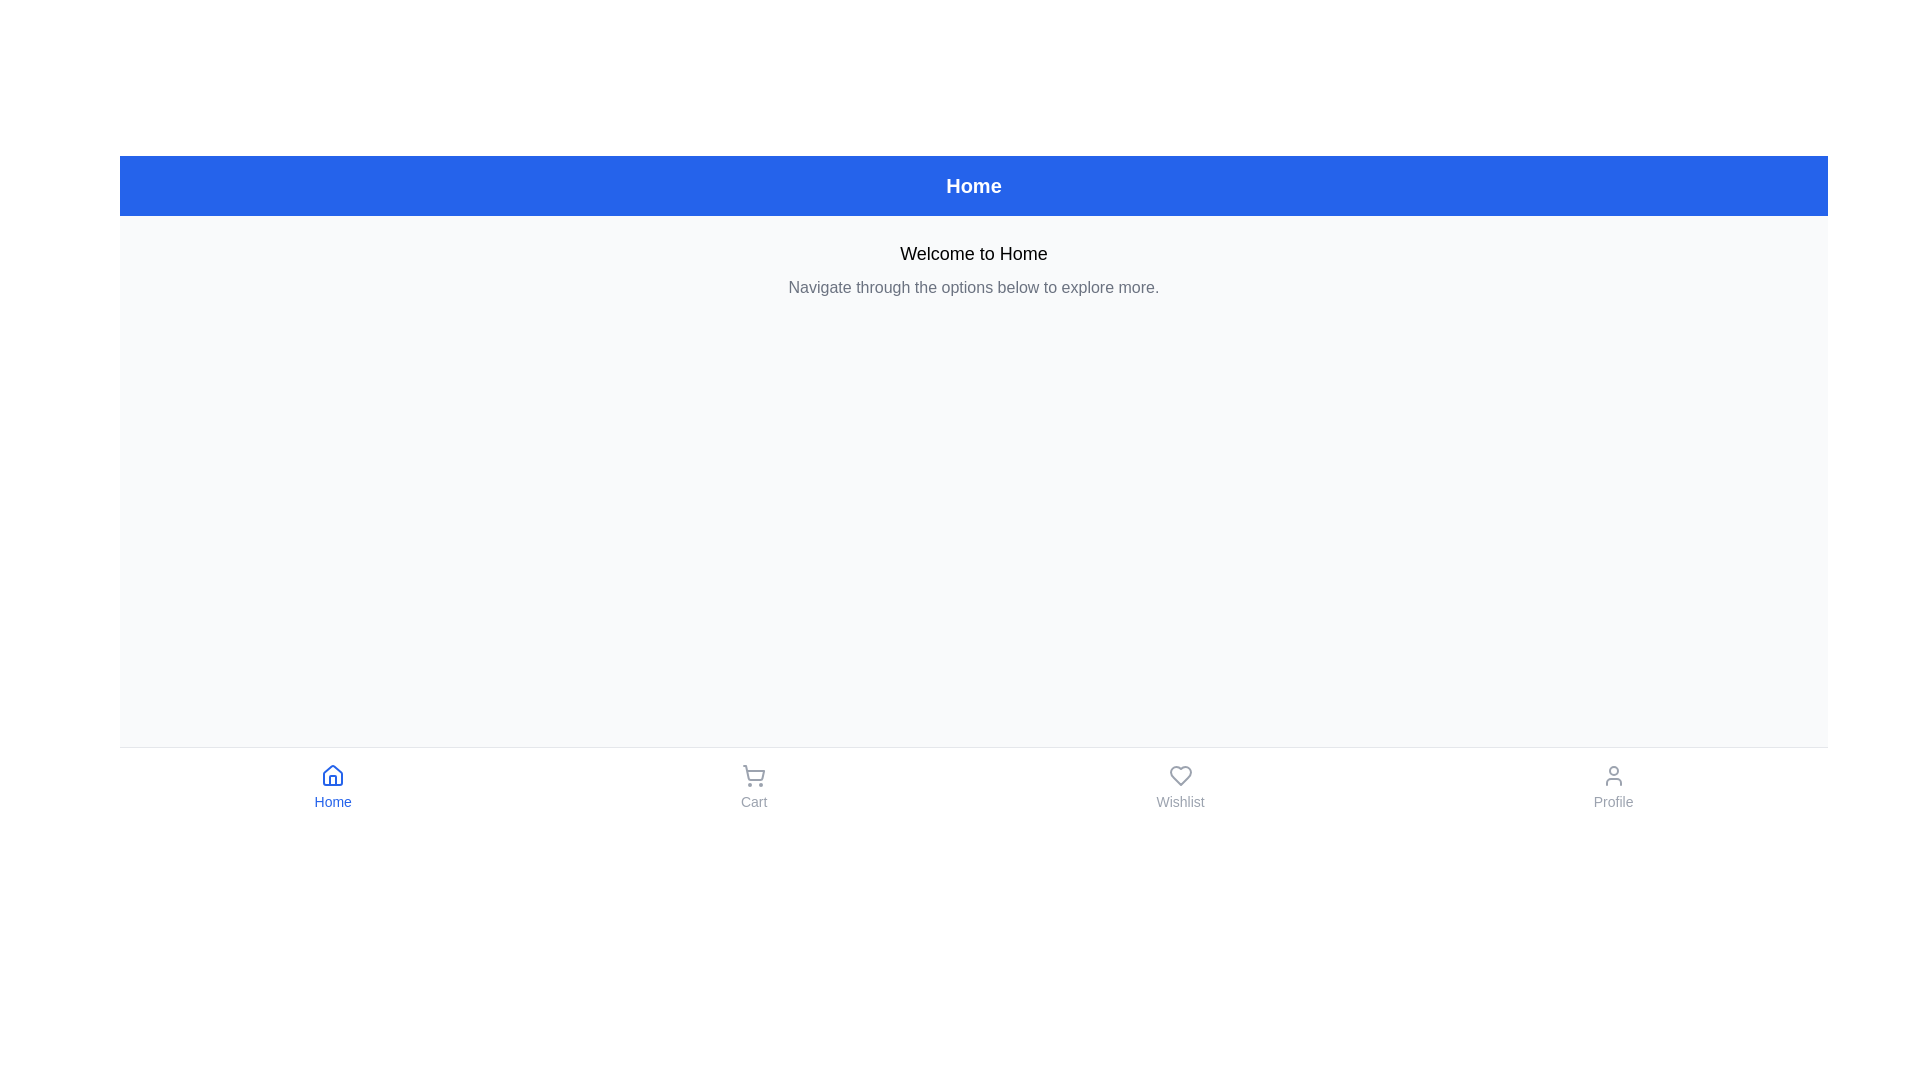  What do you see at coordinates (1613, 786) in the screenshot?
I see `the circular user profile icon button labeled 'Profile' located at the far right of the navigation bar` at bounding box center [1613, 786].